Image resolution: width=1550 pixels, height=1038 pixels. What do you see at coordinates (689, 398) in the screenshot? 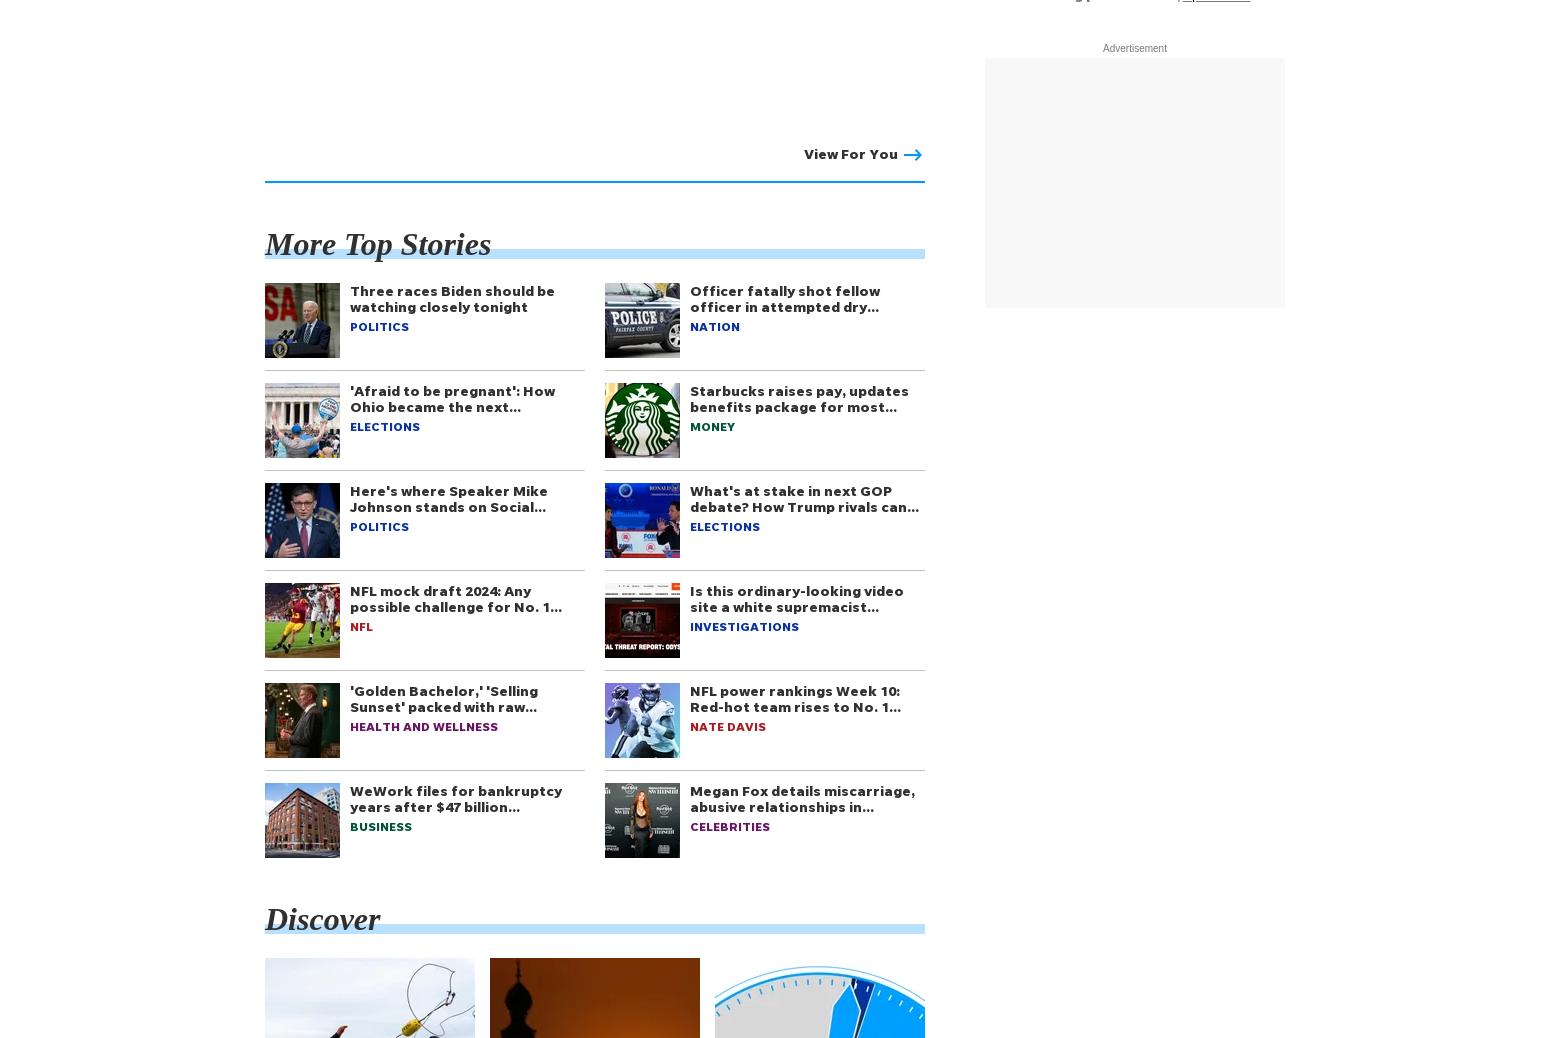
I see `'Starbucks raises pay, updates benefits package for most…'` at bounding box center [689, 398].